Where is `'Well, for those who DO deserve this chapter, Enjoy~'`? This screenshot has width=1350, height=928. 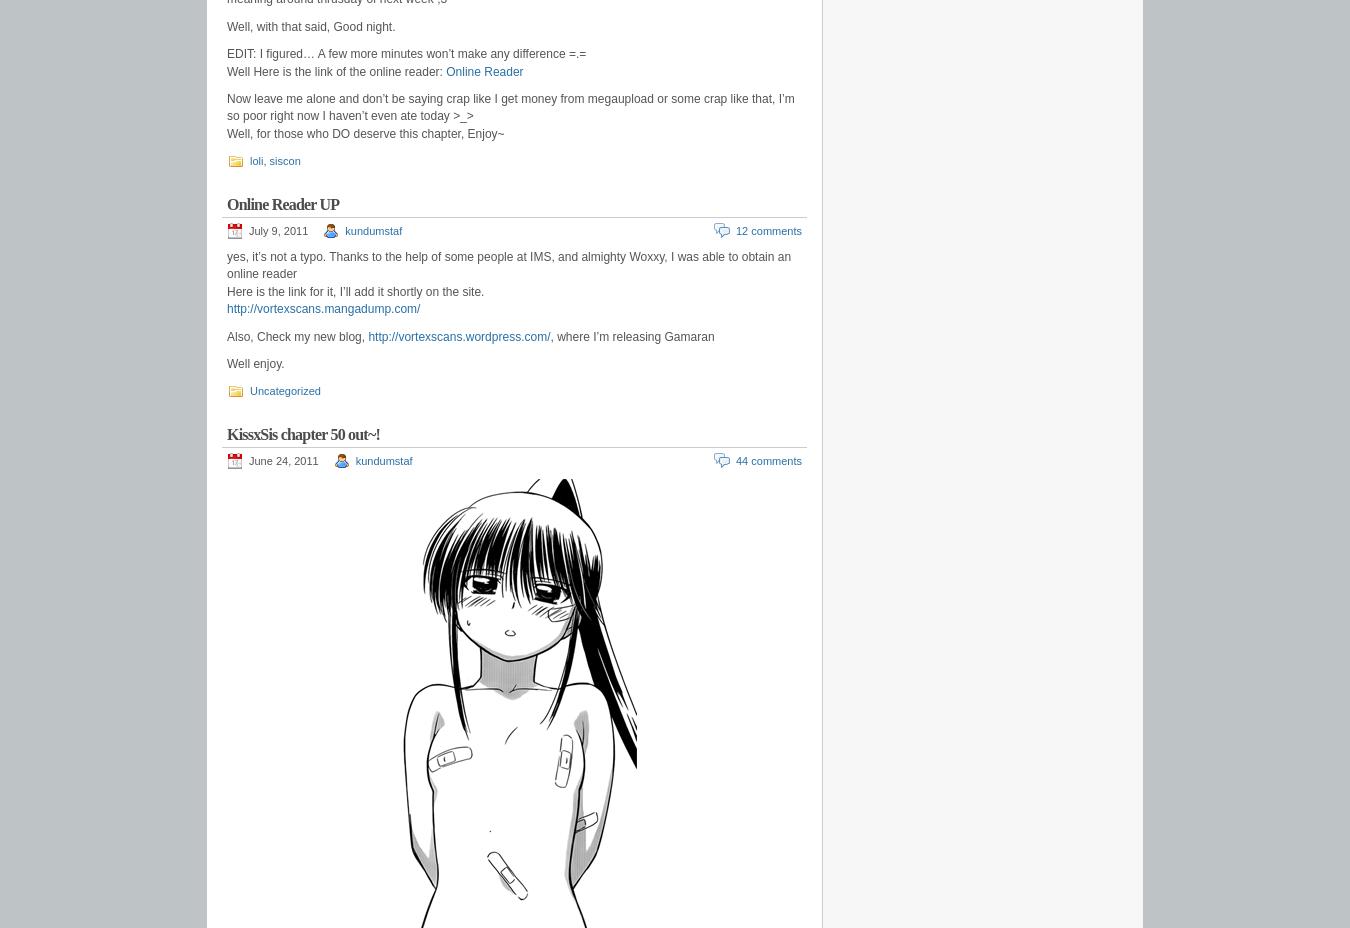 'Well, for those who DO deserve this chapter, Enjoy~' is located at coordinates (365, 132).